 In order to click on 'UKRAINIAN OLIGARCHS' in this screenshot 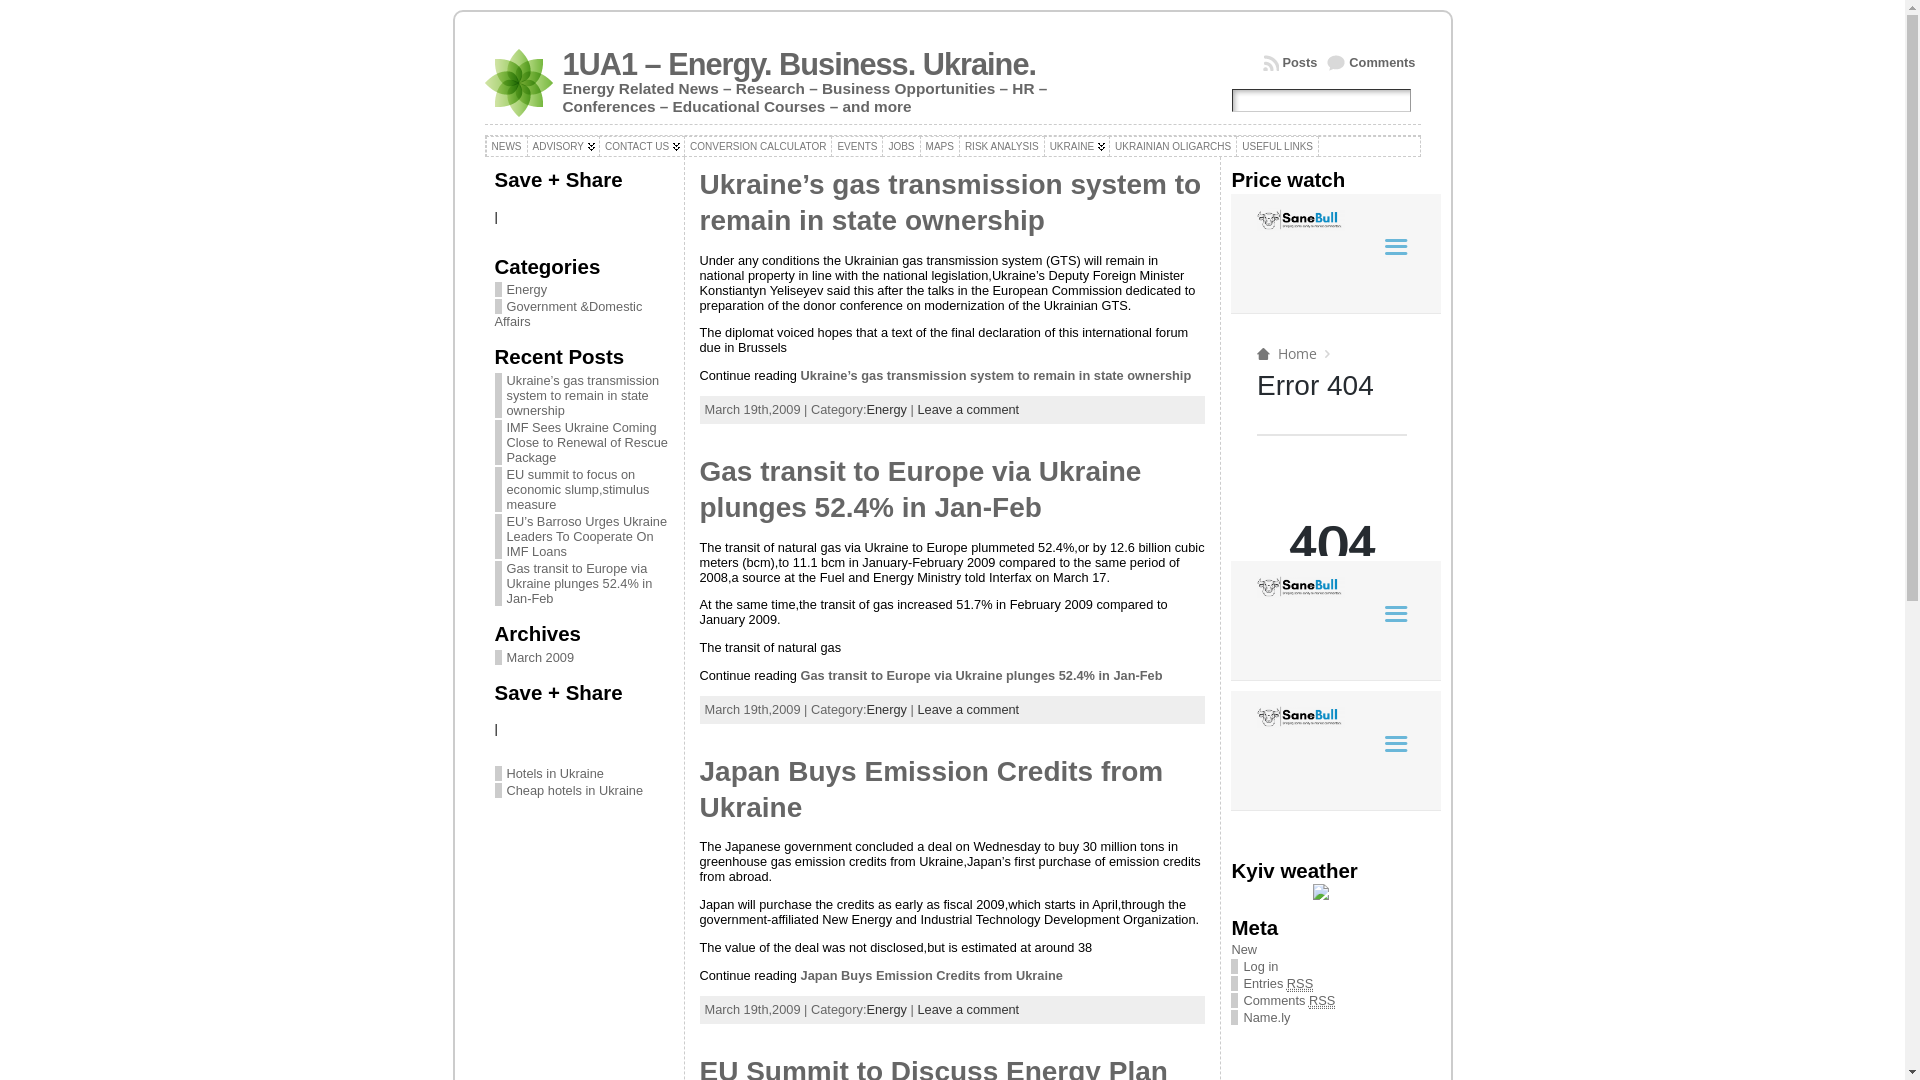, I will do `click(1172, 145)`.